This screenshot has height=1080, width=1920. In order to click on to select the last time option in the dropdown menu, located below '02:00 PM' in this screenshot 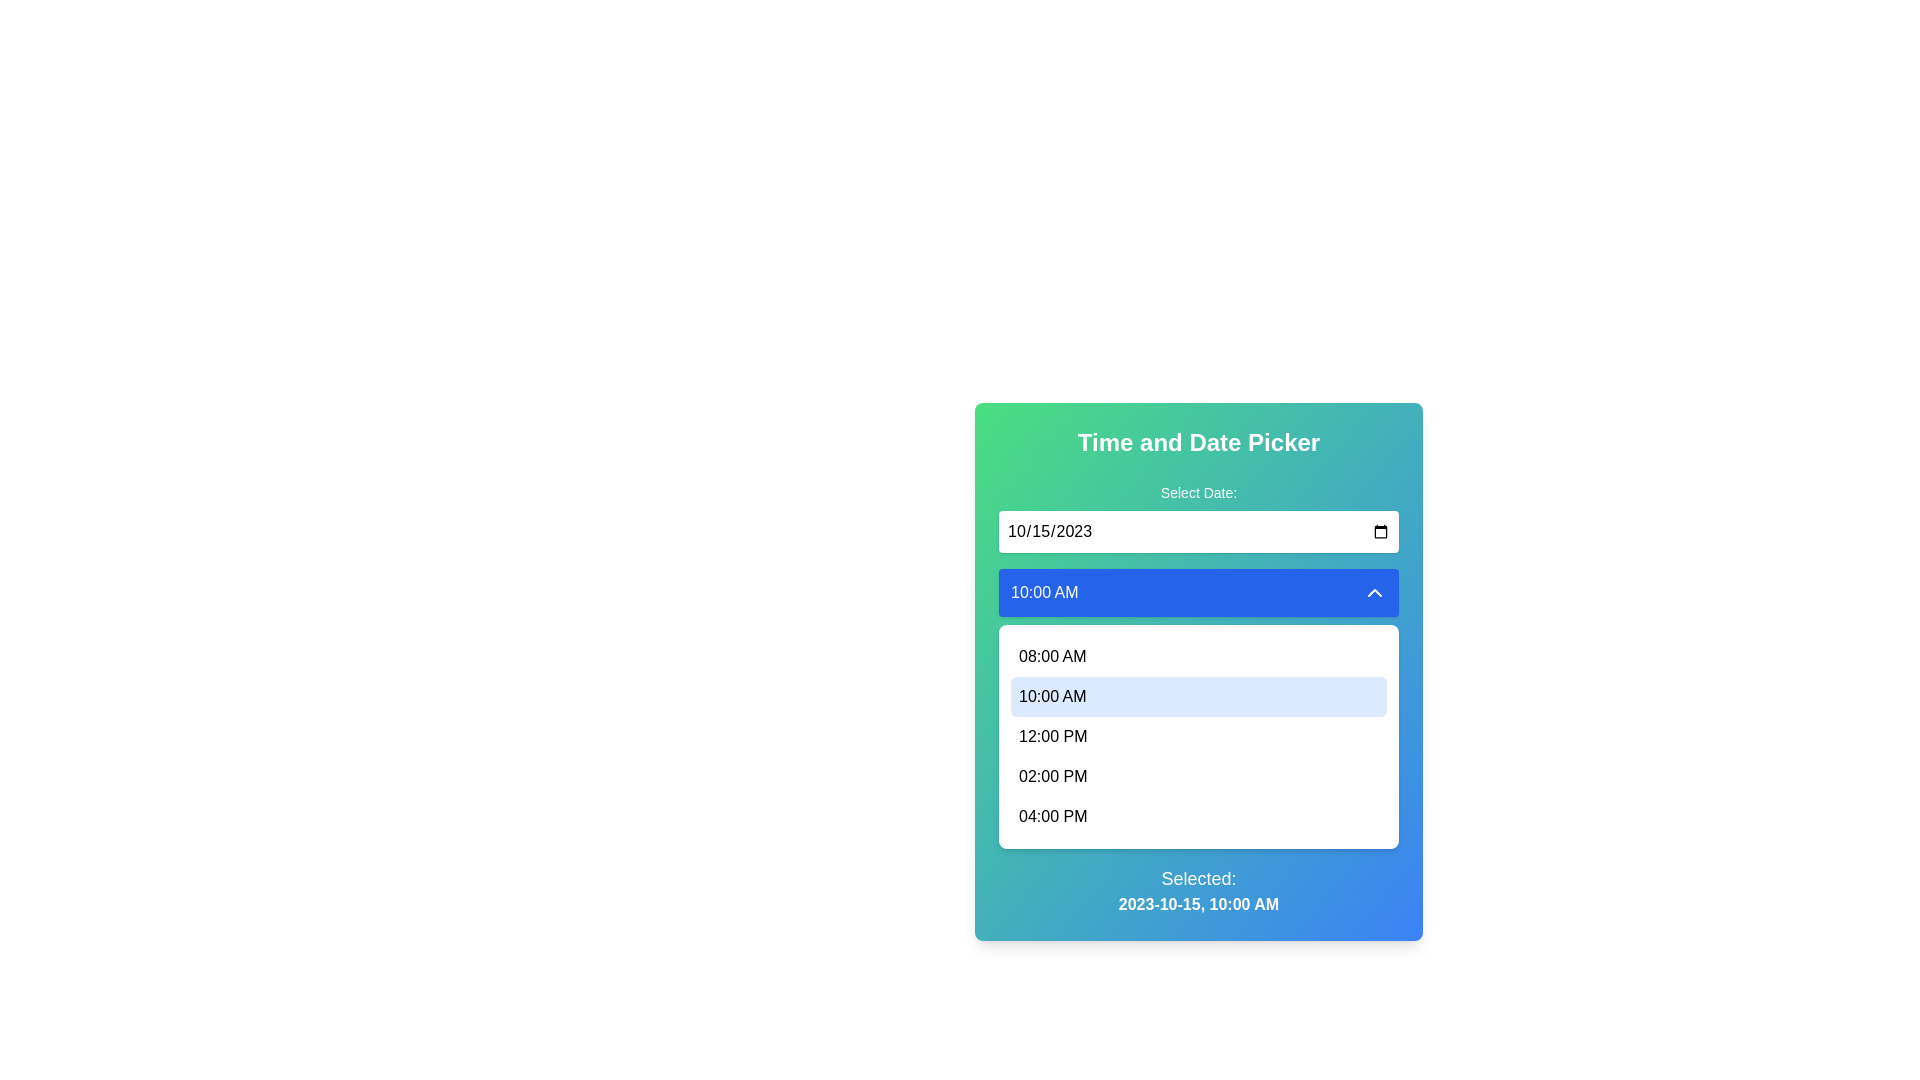, I will do `click(1199, 817)`.